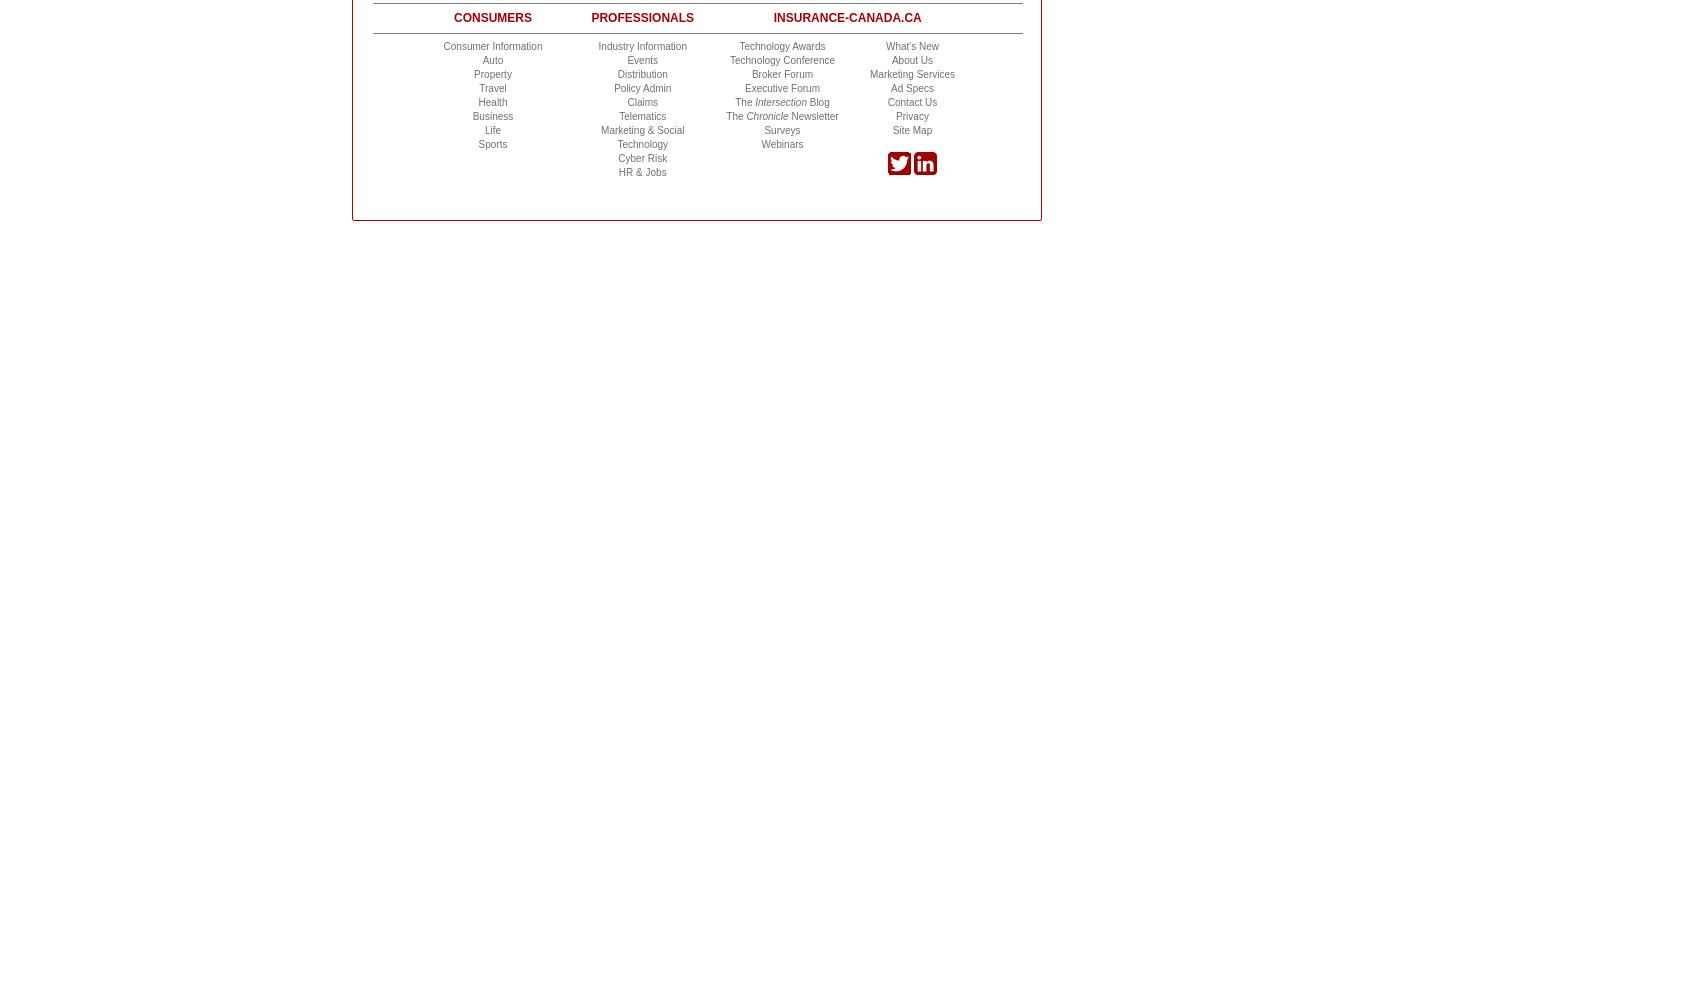 This screenshot has width=1704, height=1000. What do you see at coordinates (779, 100) in the screenshot?
I see `'Intersection'` at bounding box center [779, 100].